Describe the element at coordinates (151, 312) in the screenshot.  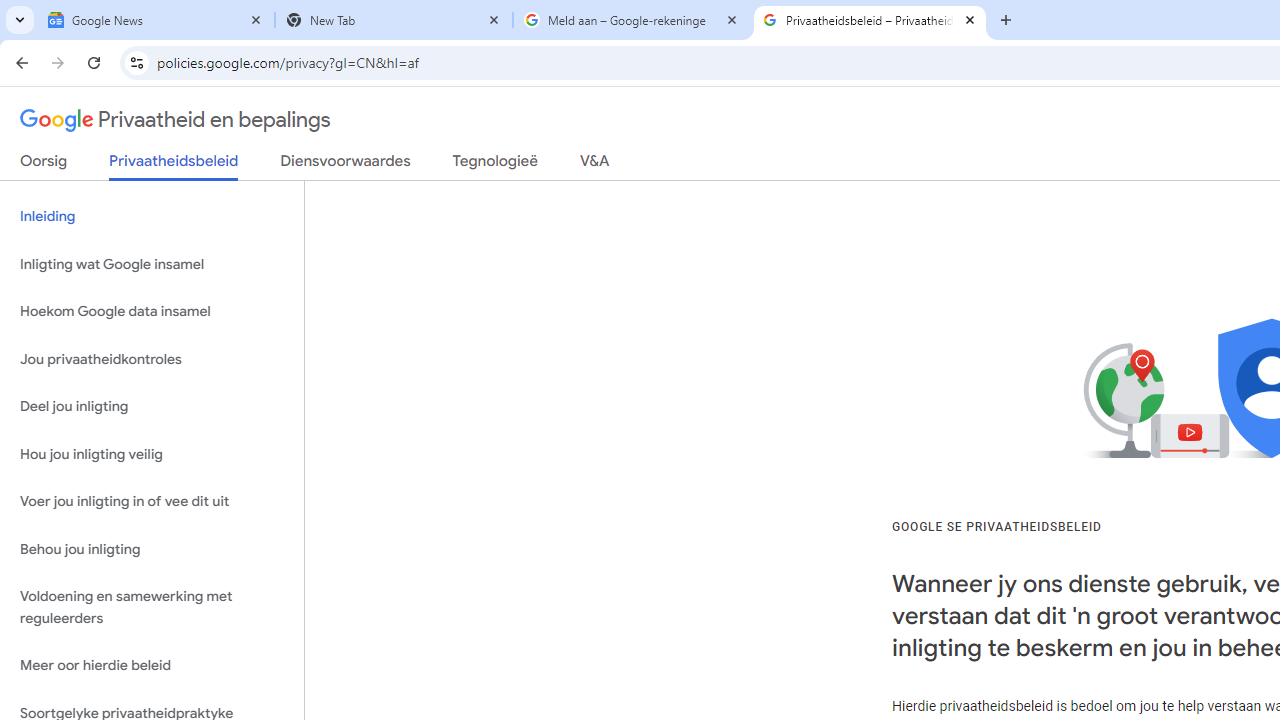
I see `'Hoekom Google data insamel'` at that location.